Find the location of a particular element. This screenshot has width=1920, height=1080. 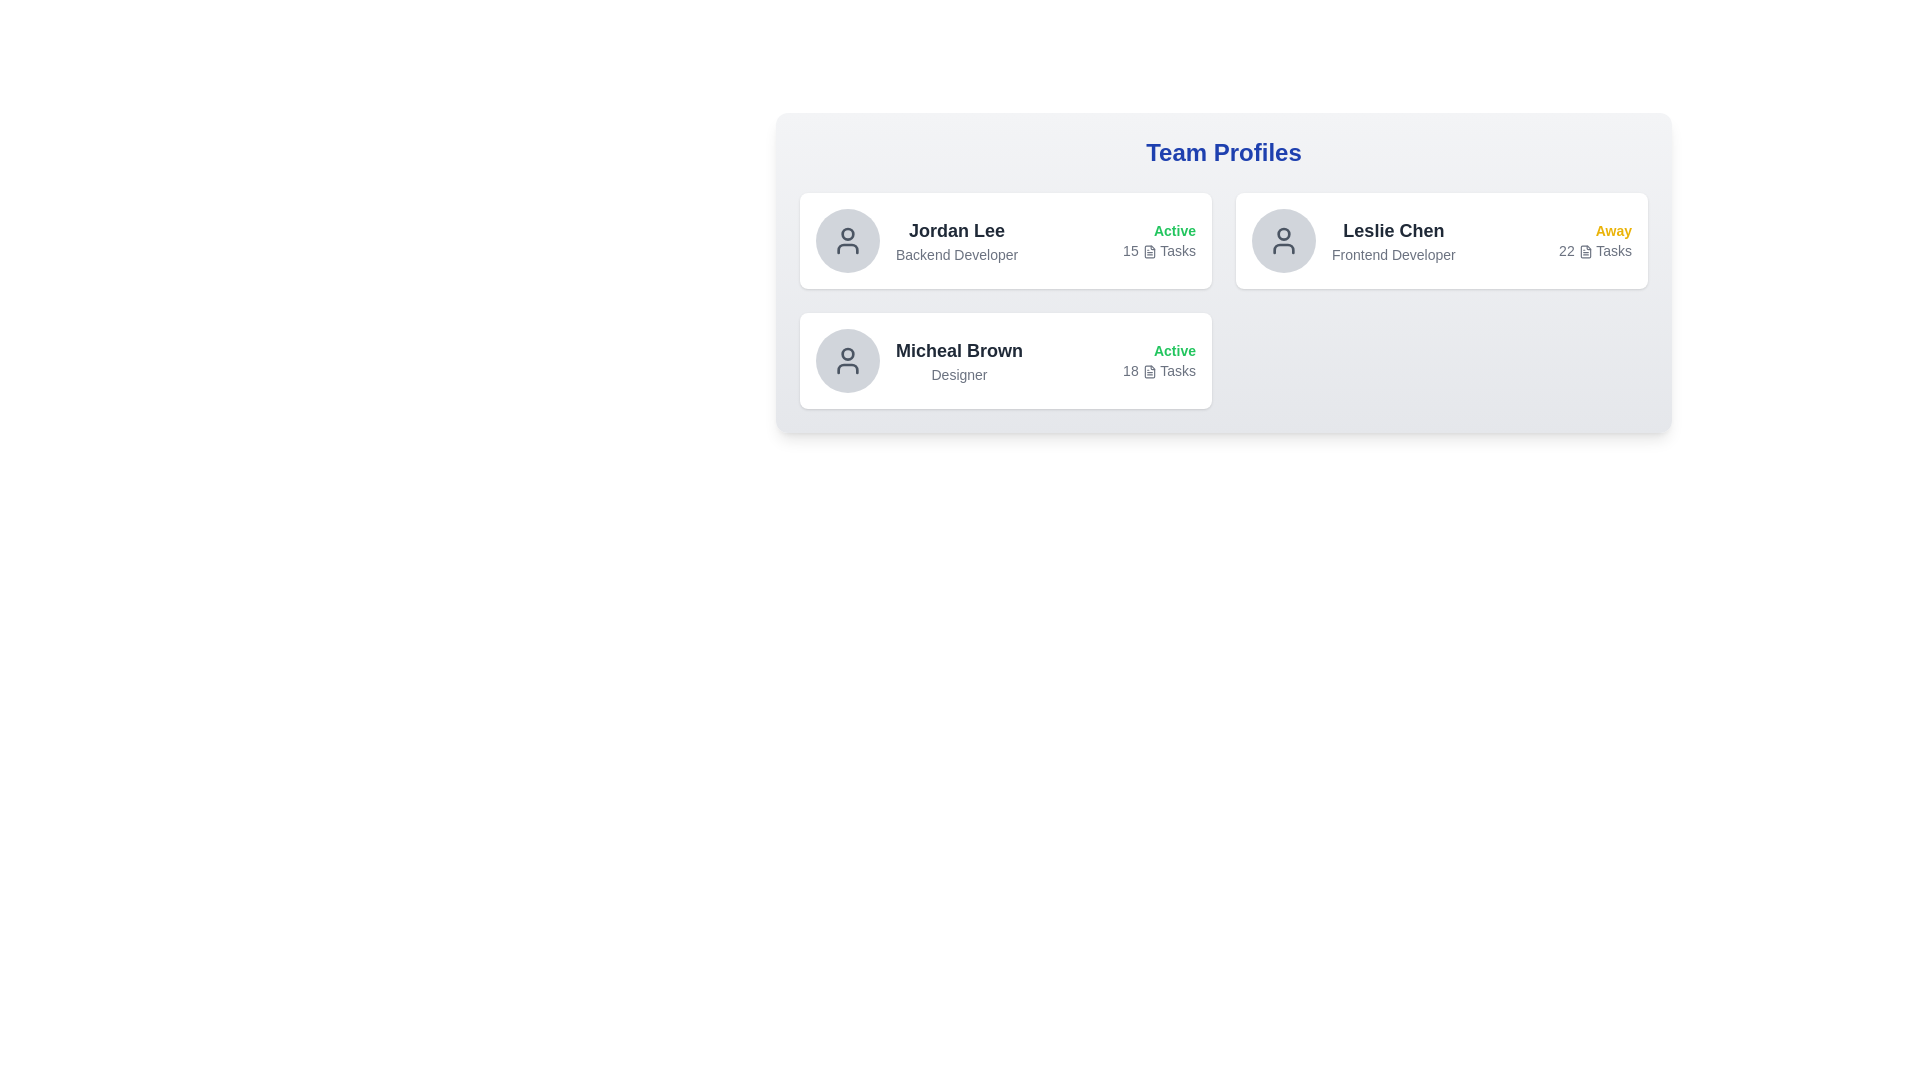

the circular element representing the user 'Michael Brown' in the profile UI is located at coordinates (848, 353).